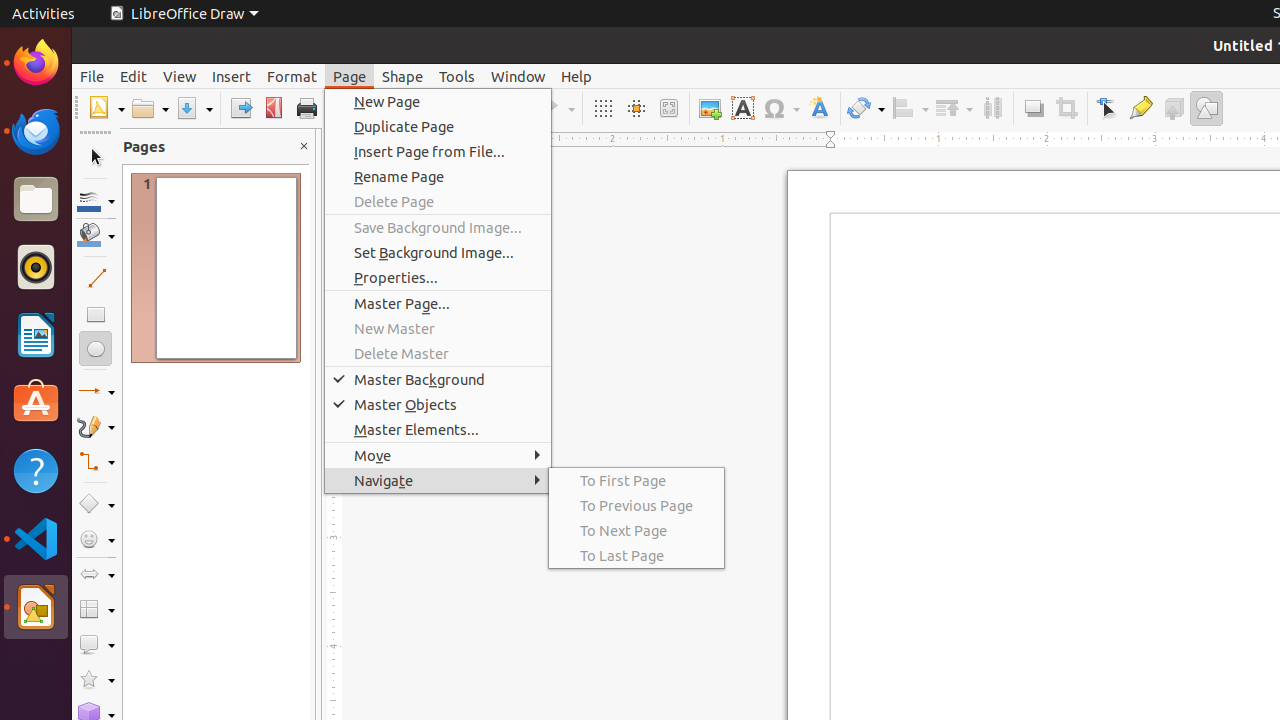  What do you see at coordinates (601, 108) in the screenshot?
I see `'Grid'` at bounding box center [601, 108].